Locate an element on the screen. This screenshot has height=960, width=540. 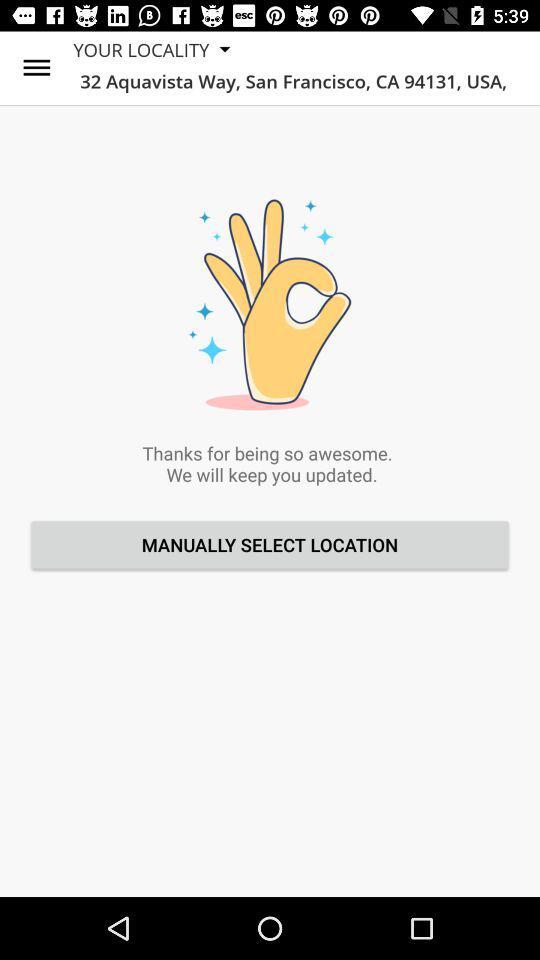
the manually select location icon is located at coordinates (270, 544).